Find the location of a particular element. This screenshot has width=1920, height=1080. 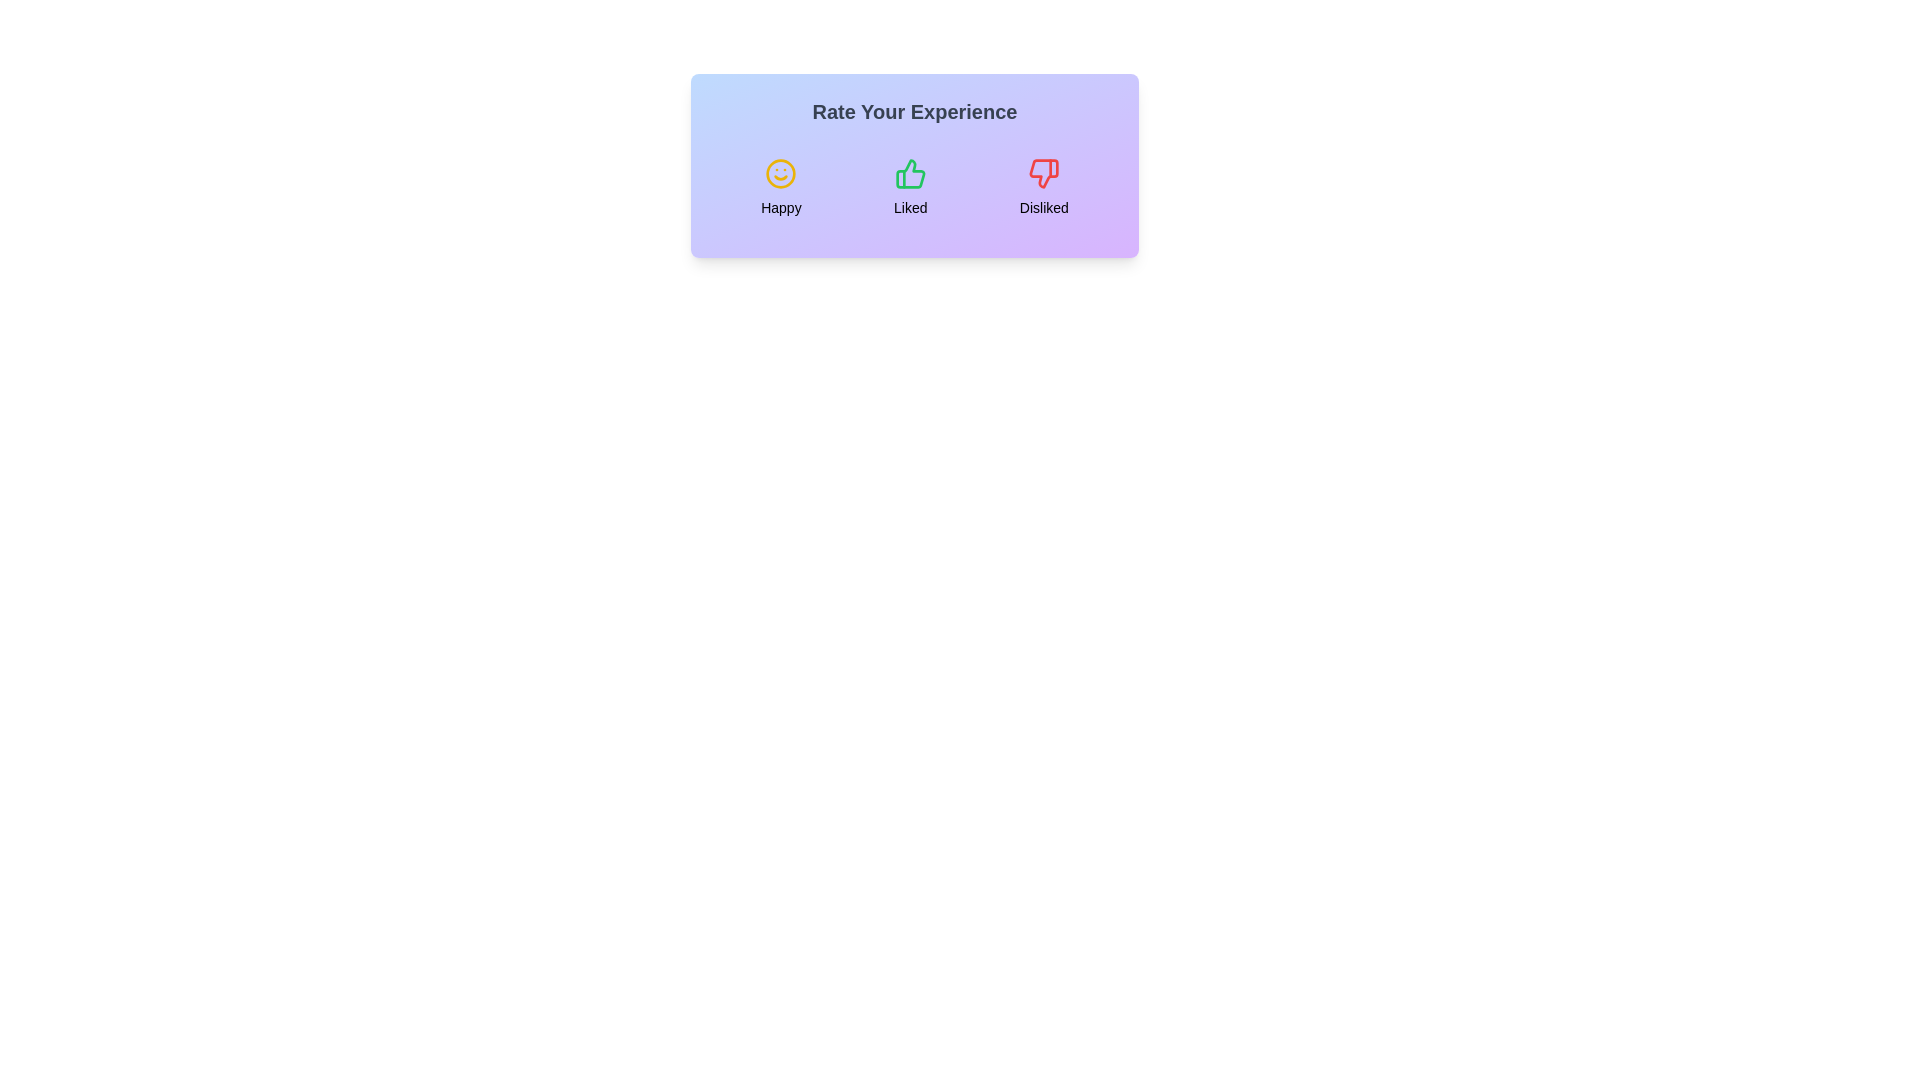

the thumbs-up icon in the center section of the group of clickable items is located at coordinates (914, 188).